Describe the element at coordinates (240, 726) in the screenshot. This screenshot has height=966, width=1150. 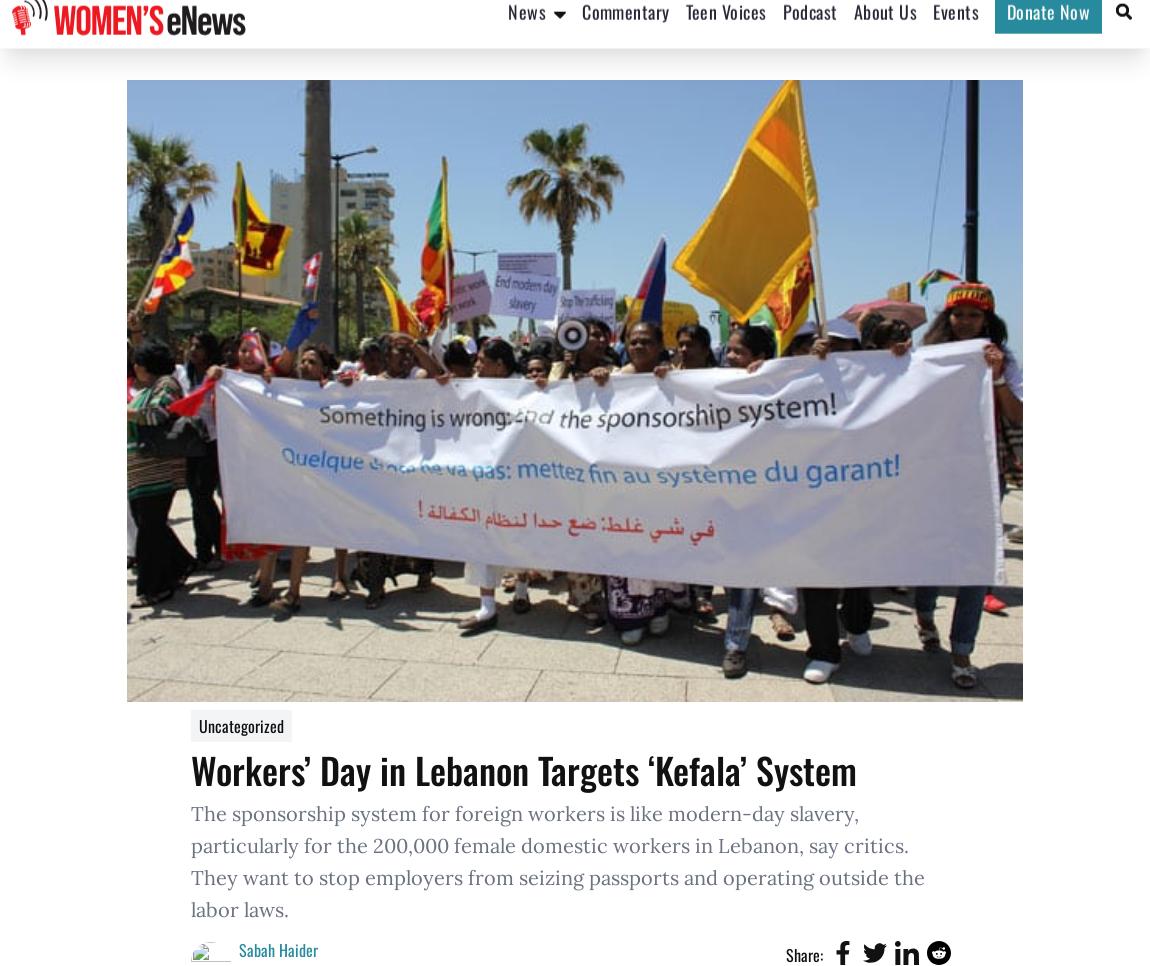
I see `'Uncategorized'` at that location.